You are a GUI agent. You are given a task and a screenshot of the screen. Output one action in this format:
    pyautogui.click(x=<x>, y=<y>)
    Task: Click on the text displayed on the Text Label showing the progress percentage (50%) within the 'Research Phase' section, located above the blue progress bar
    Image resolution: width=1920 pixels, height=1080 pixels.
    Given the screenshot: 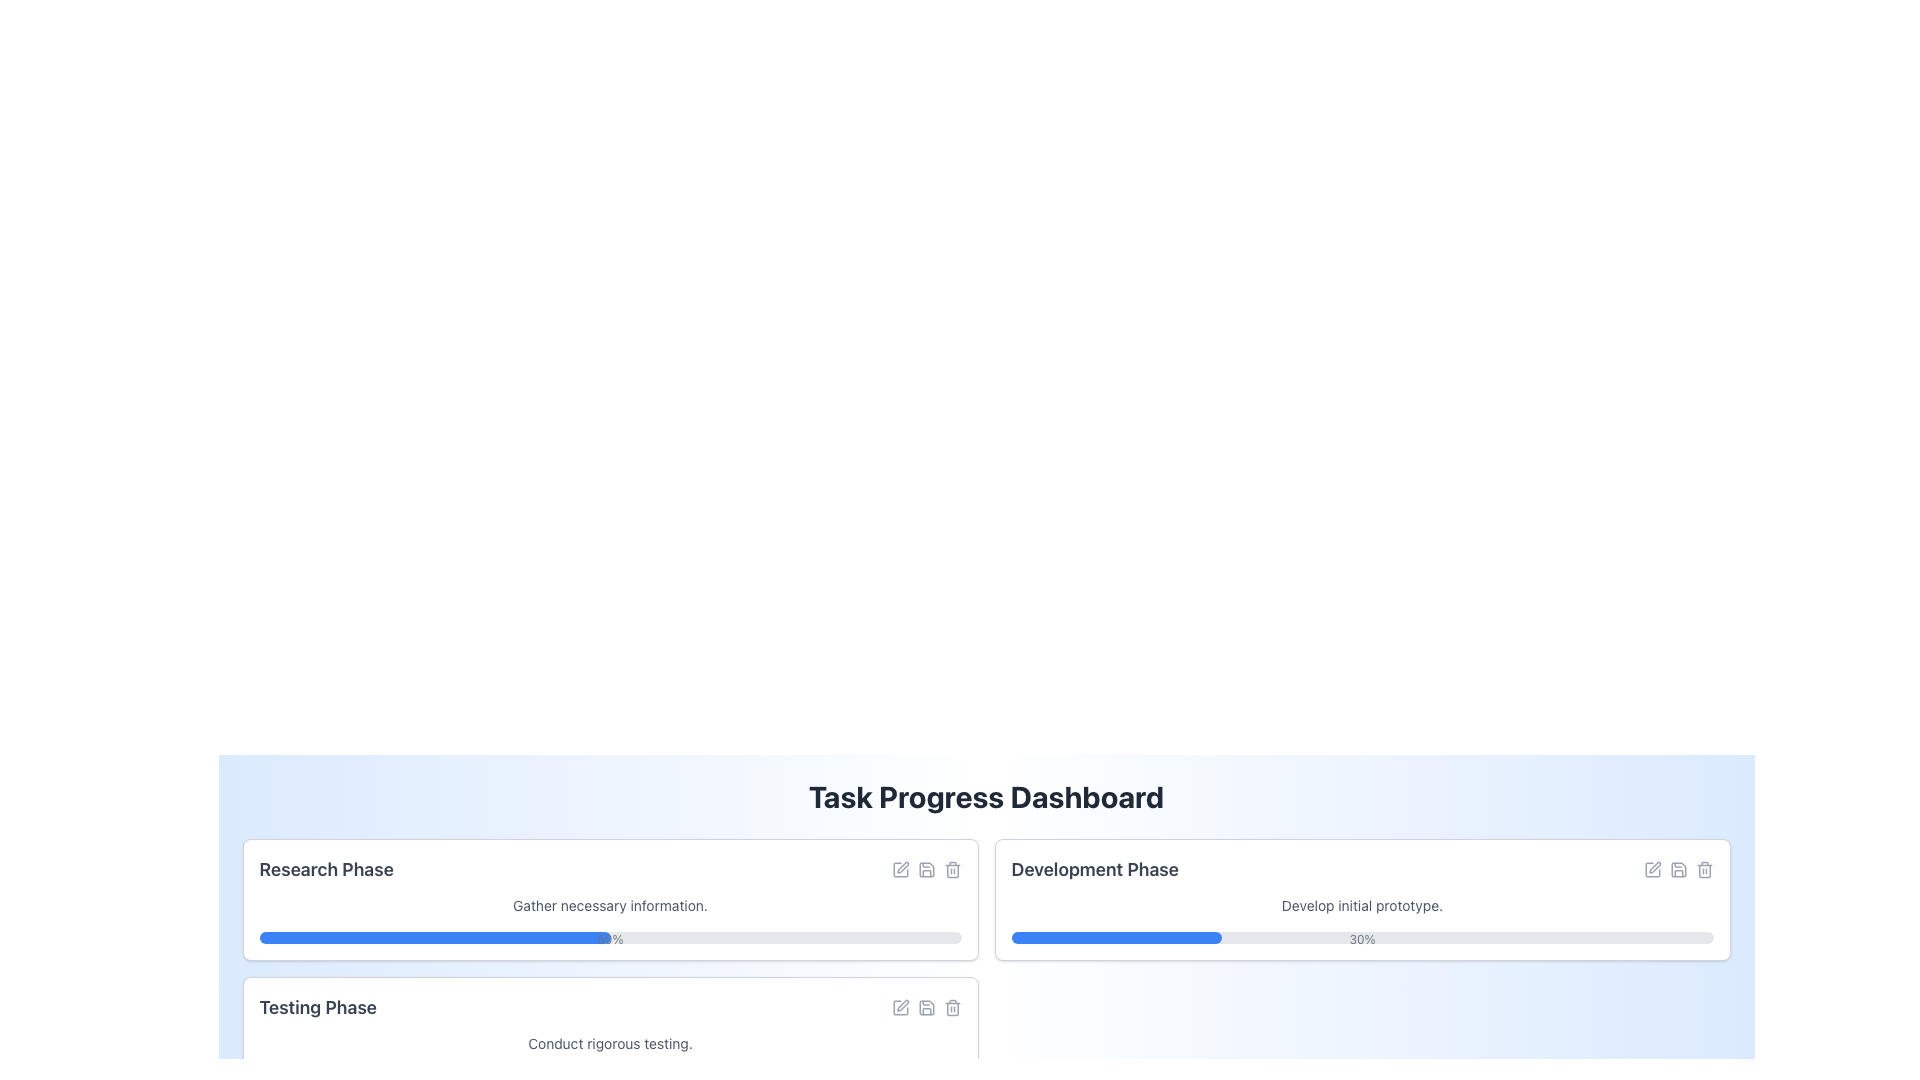 What is the action you would take?
    pyautogui.click(x=609, y=940)
    